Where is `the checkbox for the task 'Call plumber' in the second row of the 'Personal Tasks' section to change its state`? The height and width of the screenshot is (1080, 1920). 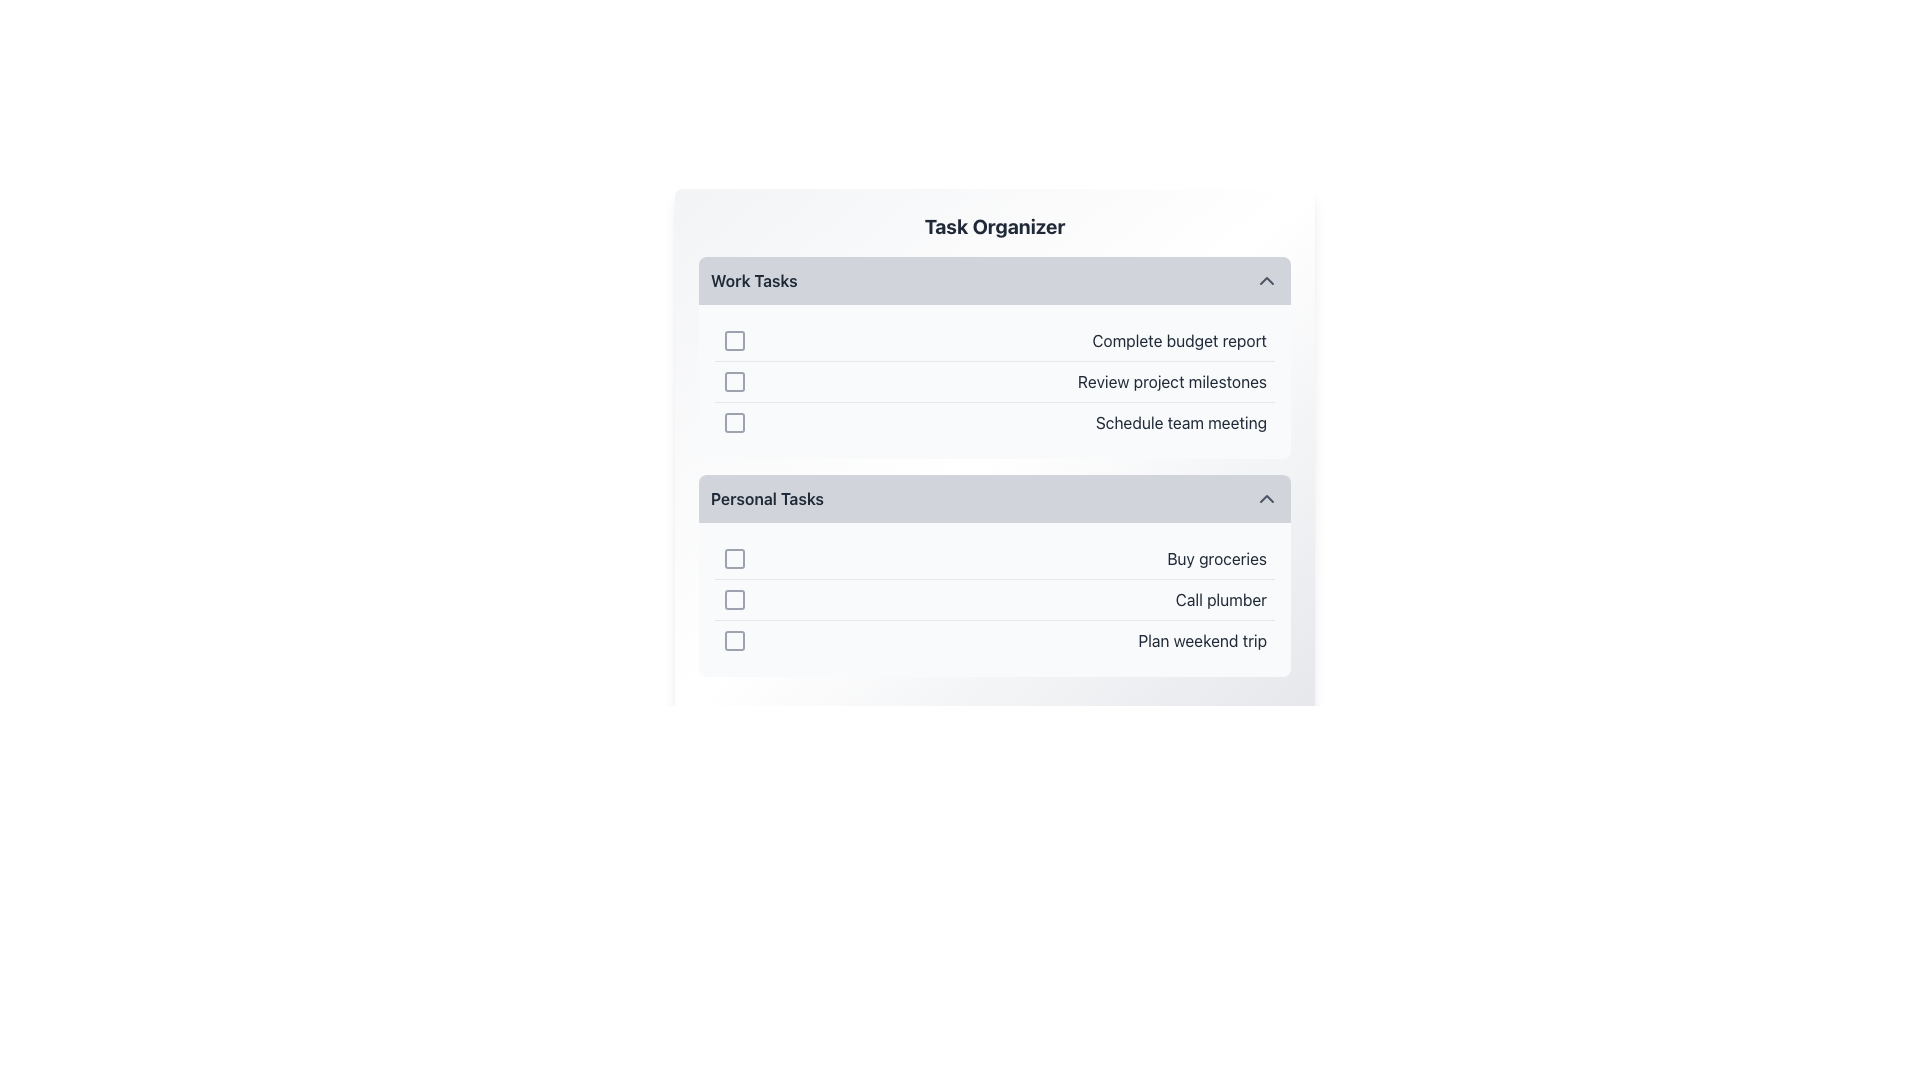
the checkbox for the task 'Call plumber' in the second row of the 'Personal Tasks' section to change its state is located at coordinates (733, 599).